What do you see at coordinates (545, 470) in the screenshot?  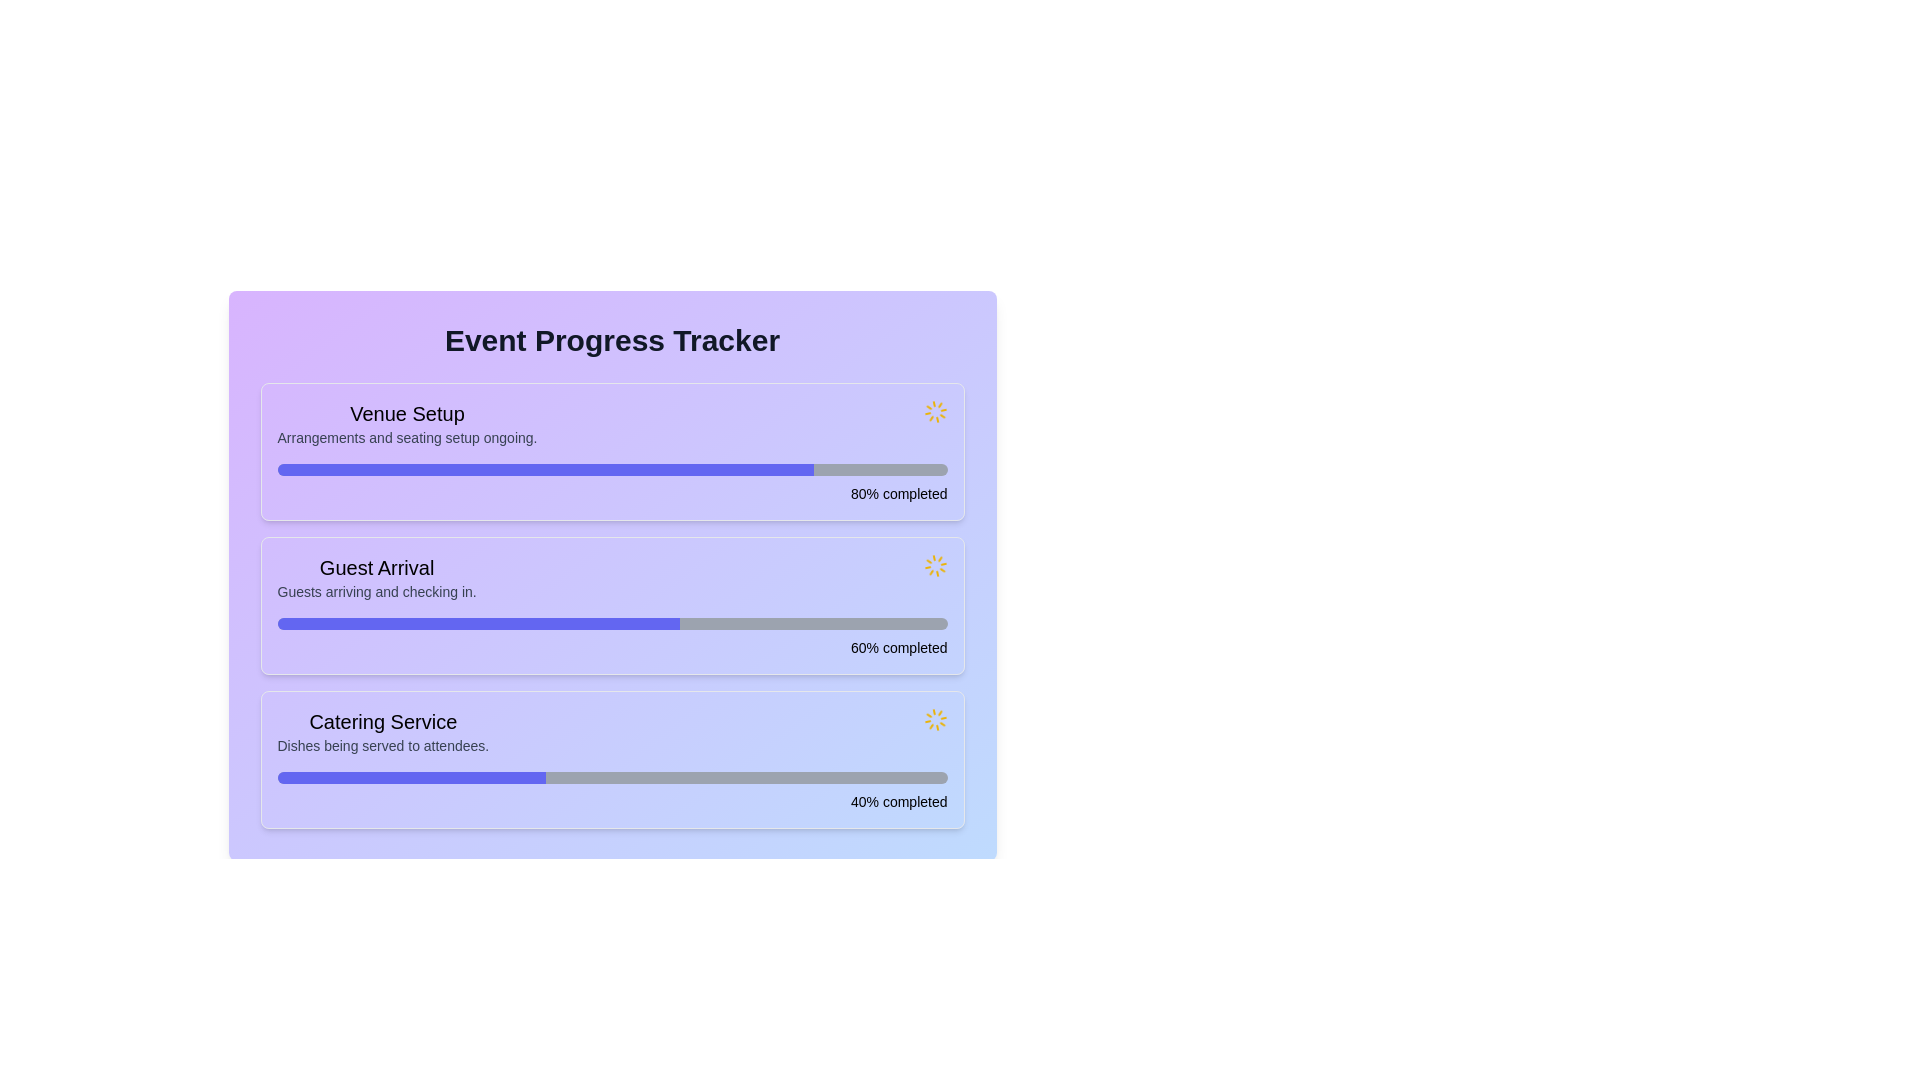 I see `the horizontal progress bar indicating 80% completion, located under the 'Venue Setup' text in the 'Event Progress Tracker' interface` at bounding box center [545, 470].